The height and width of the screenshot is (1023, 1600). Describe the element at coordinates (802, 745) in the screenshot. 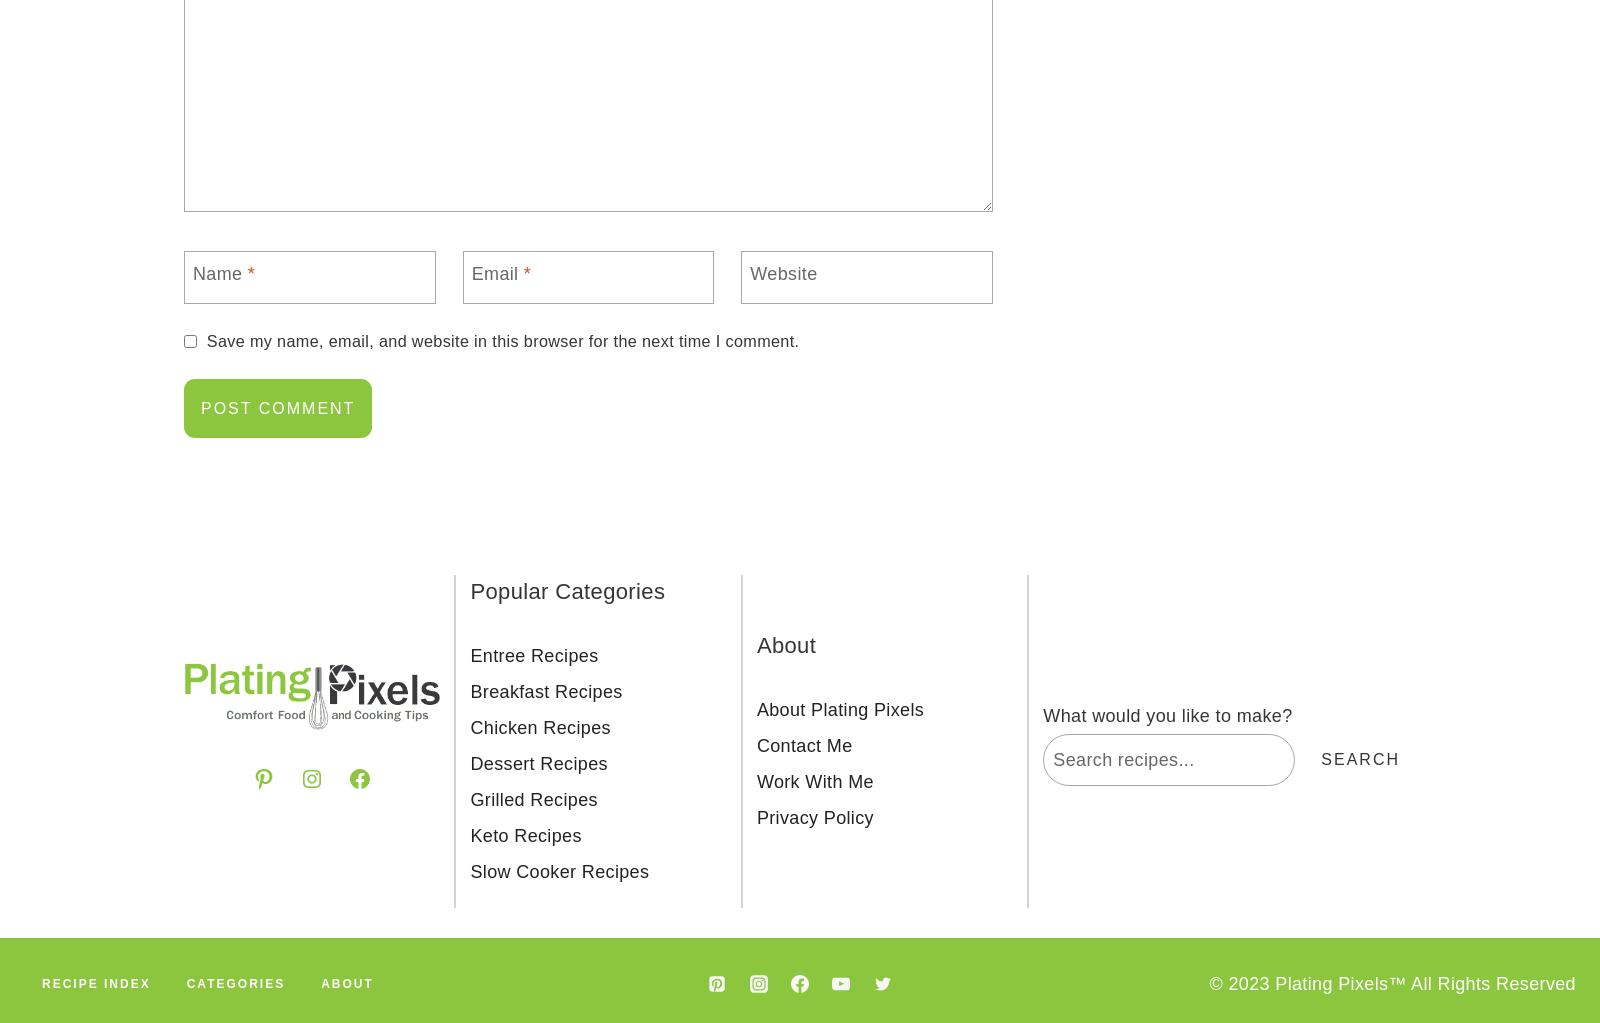

I see `'Contact Me'` at that location.